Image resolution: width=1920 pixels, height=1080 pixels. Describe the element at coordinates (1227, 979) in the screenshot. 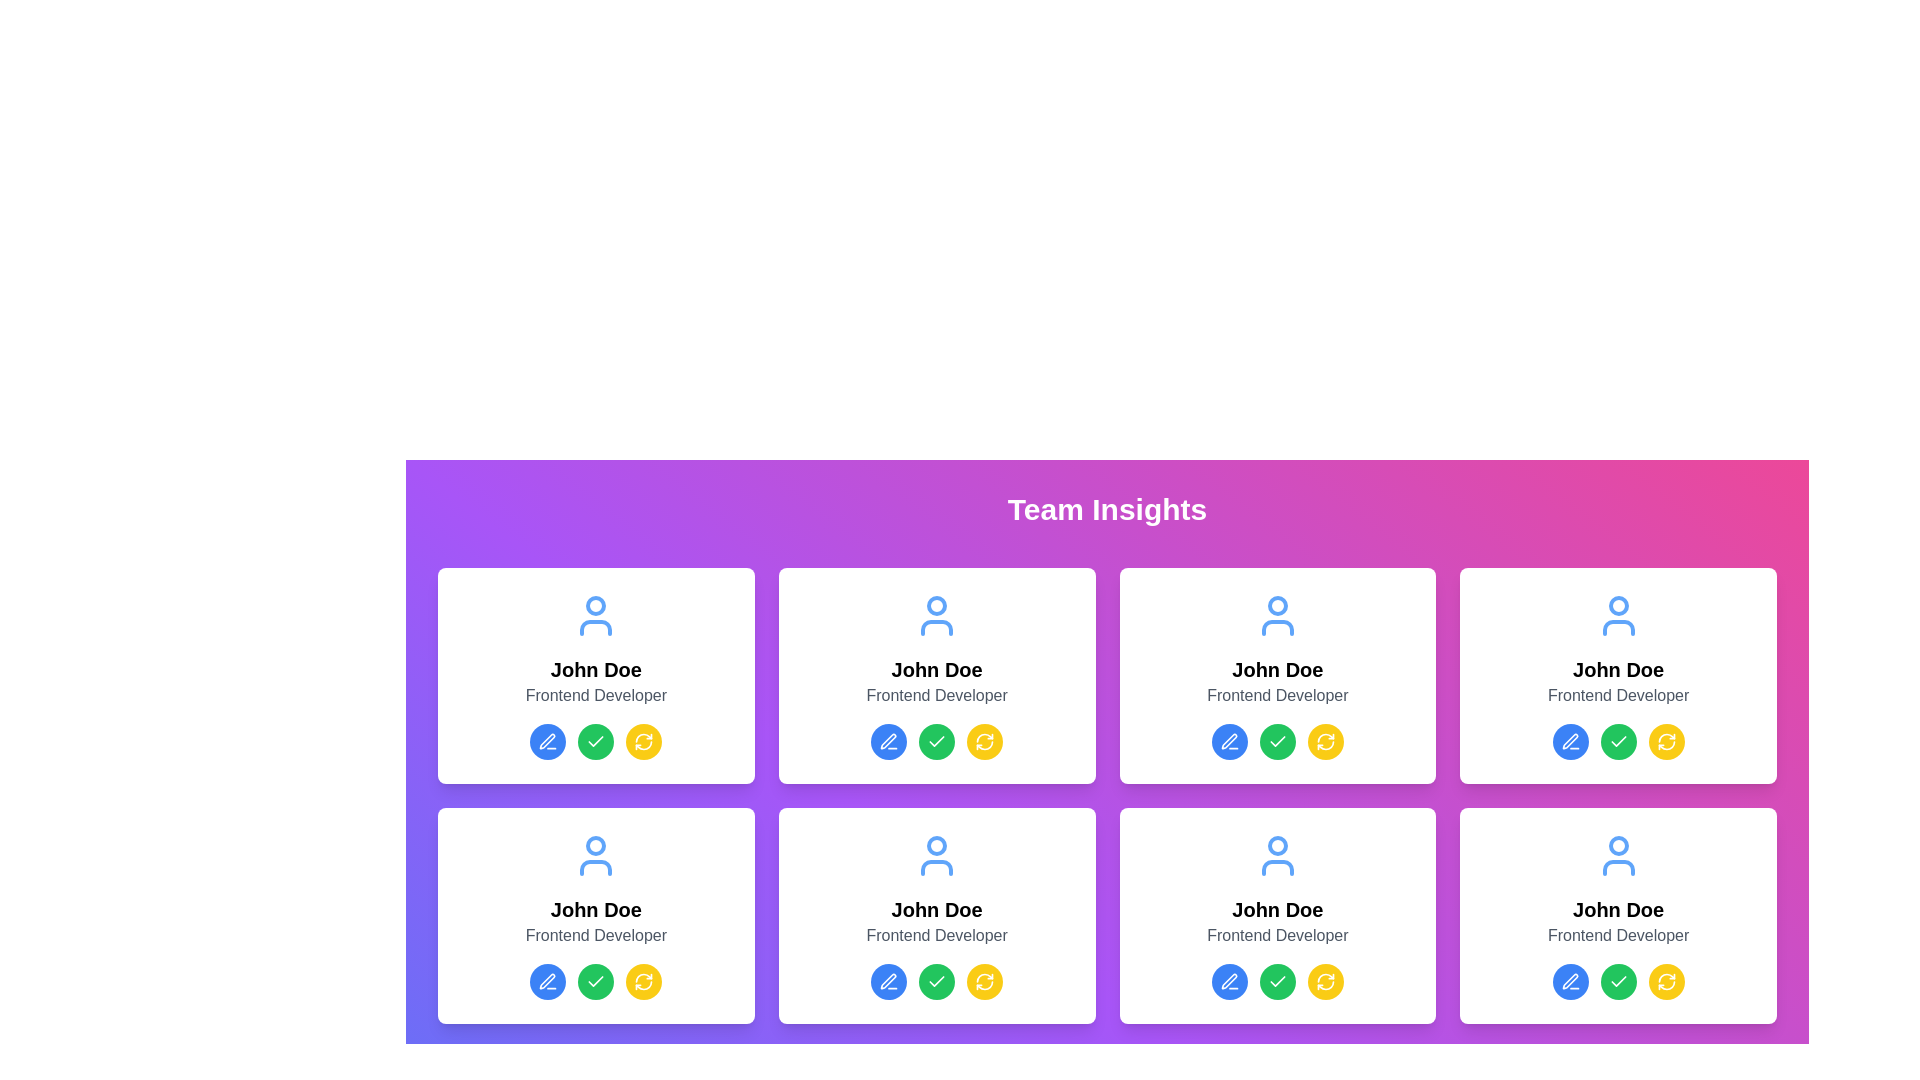

I see `the leftmost icon button located in the bottom-right corner of the last card` at that location.